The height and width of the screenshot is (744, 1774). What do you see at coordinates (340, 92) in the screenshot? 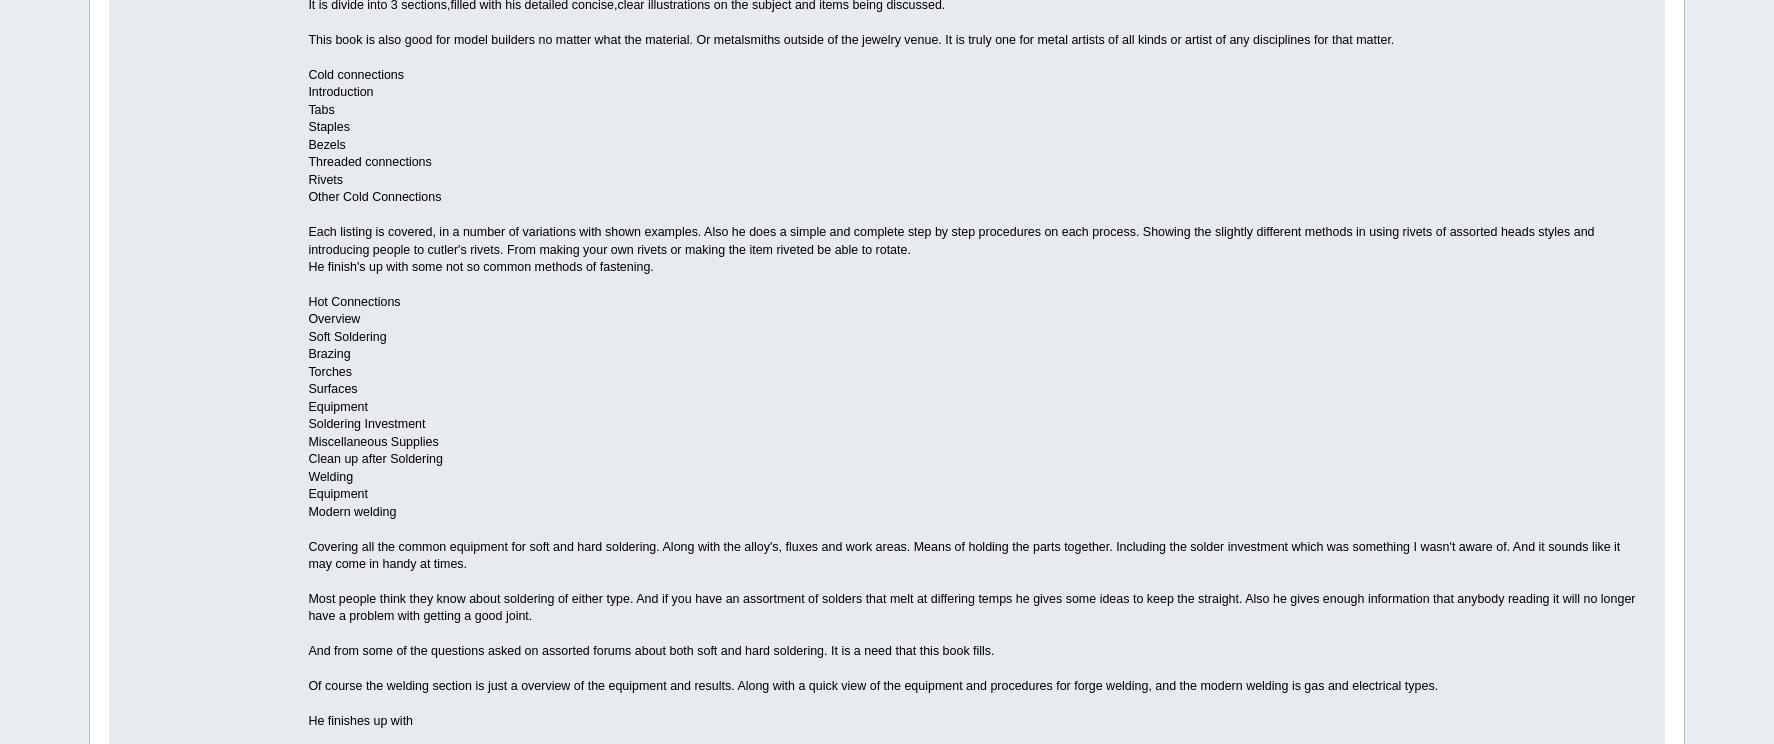
I see `'Introduction'` at bounding box center [340, 92].